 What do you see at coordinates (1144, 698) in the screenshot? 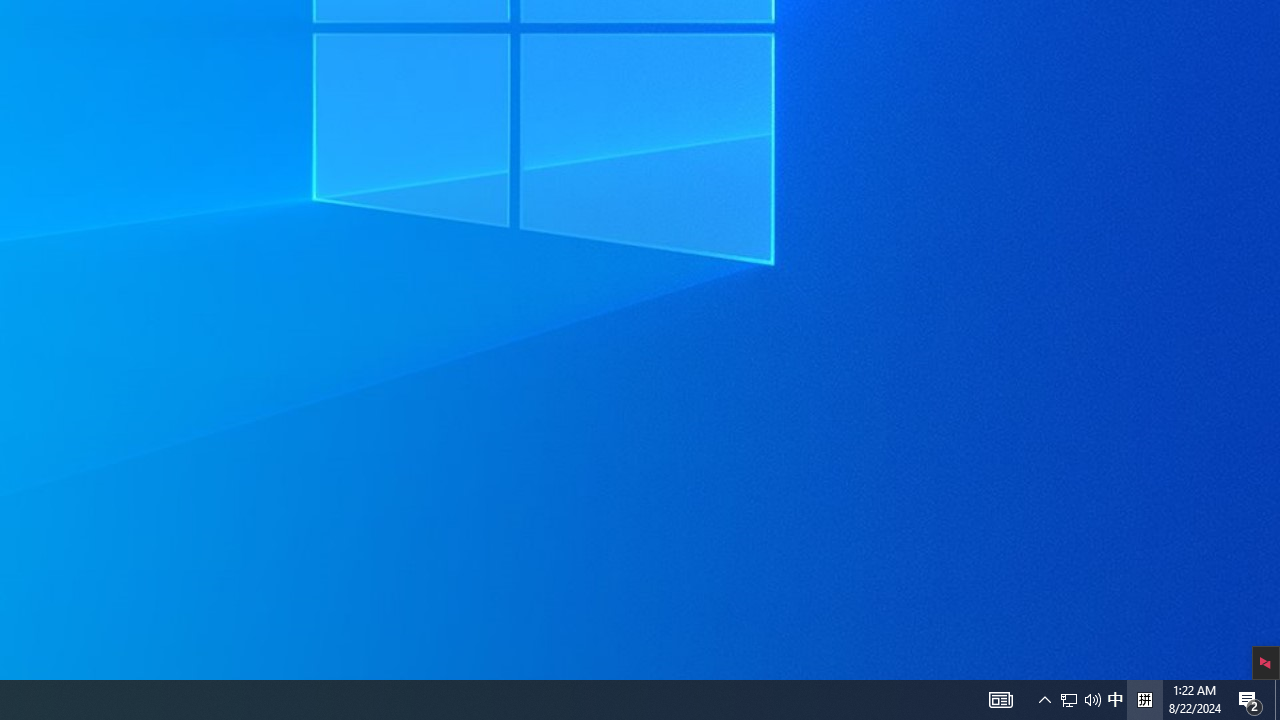
I see `'Tray Input Indicator - Chinese (Simplified, China)'` at bounding box center [1144, 698].